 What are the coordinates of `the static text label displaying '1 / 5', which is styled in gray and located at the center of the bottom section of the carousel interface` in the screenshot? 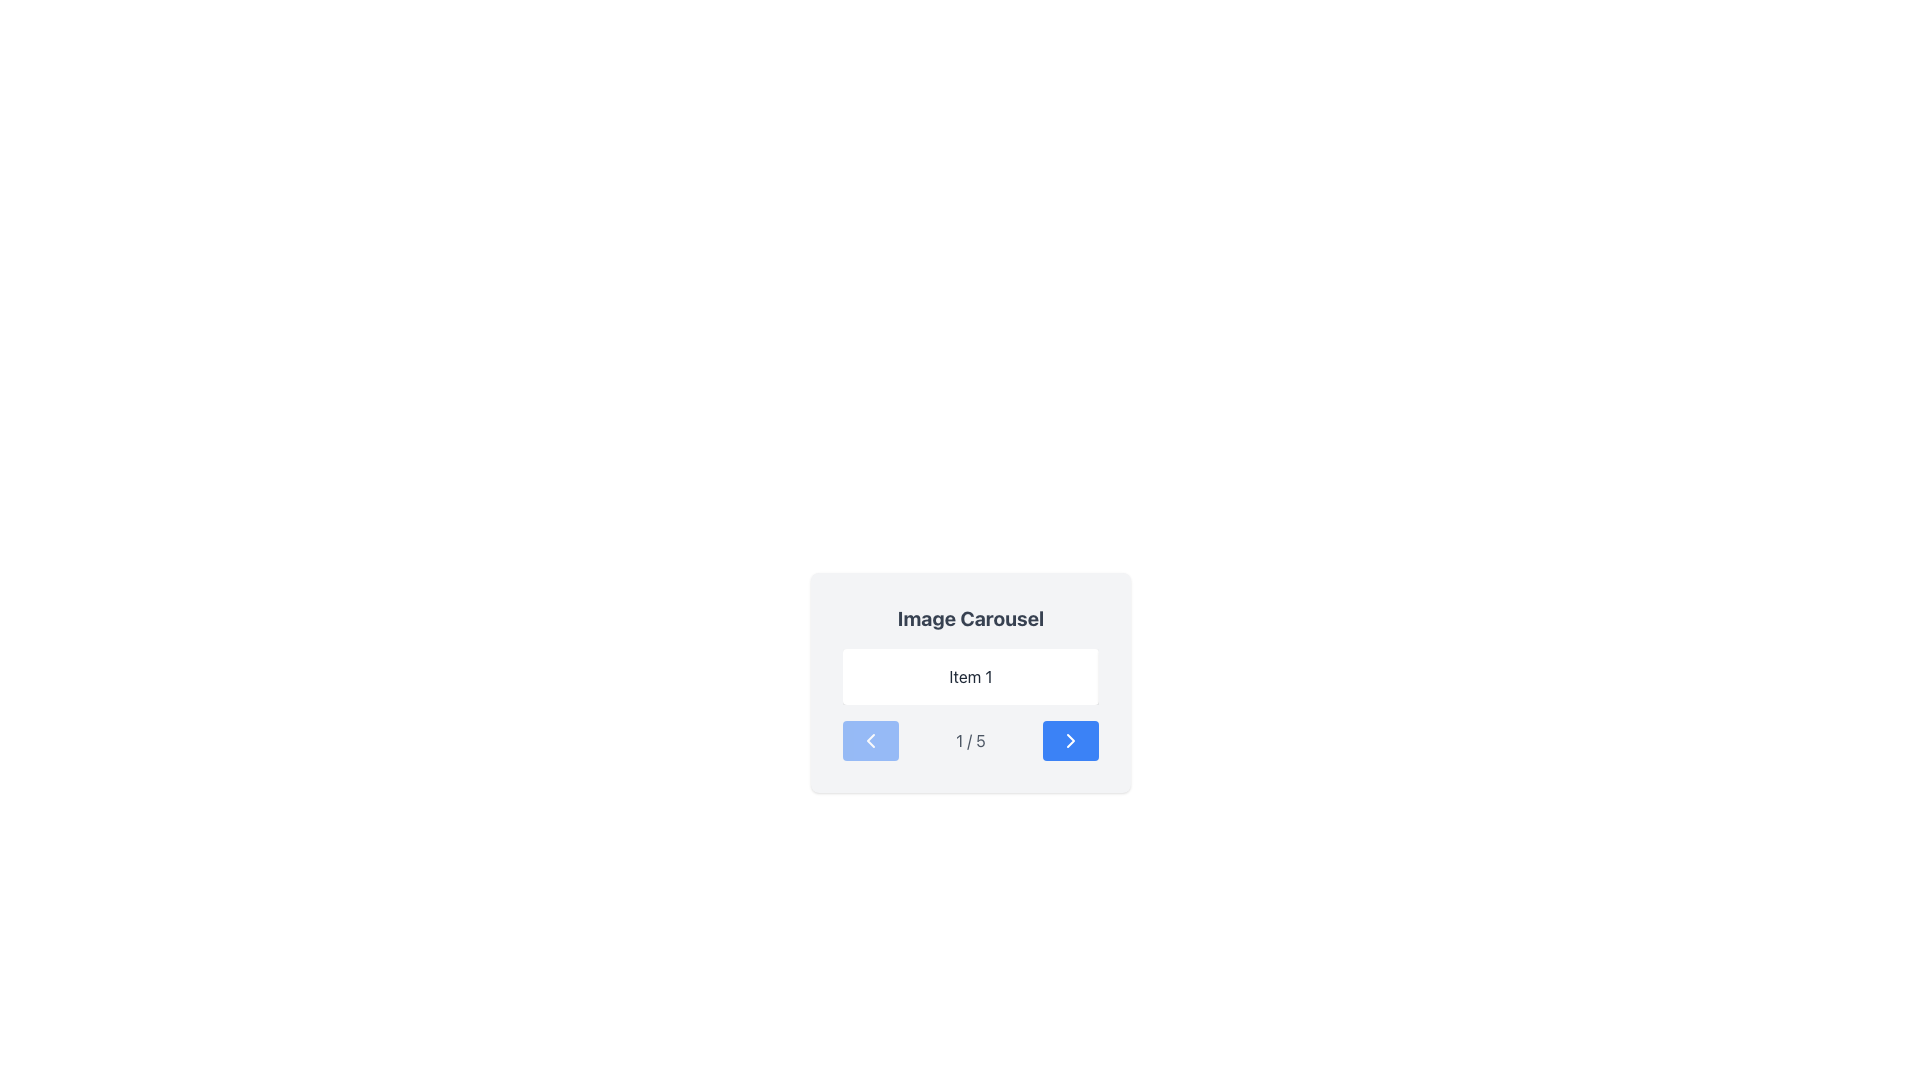 It's located at (970, 740).